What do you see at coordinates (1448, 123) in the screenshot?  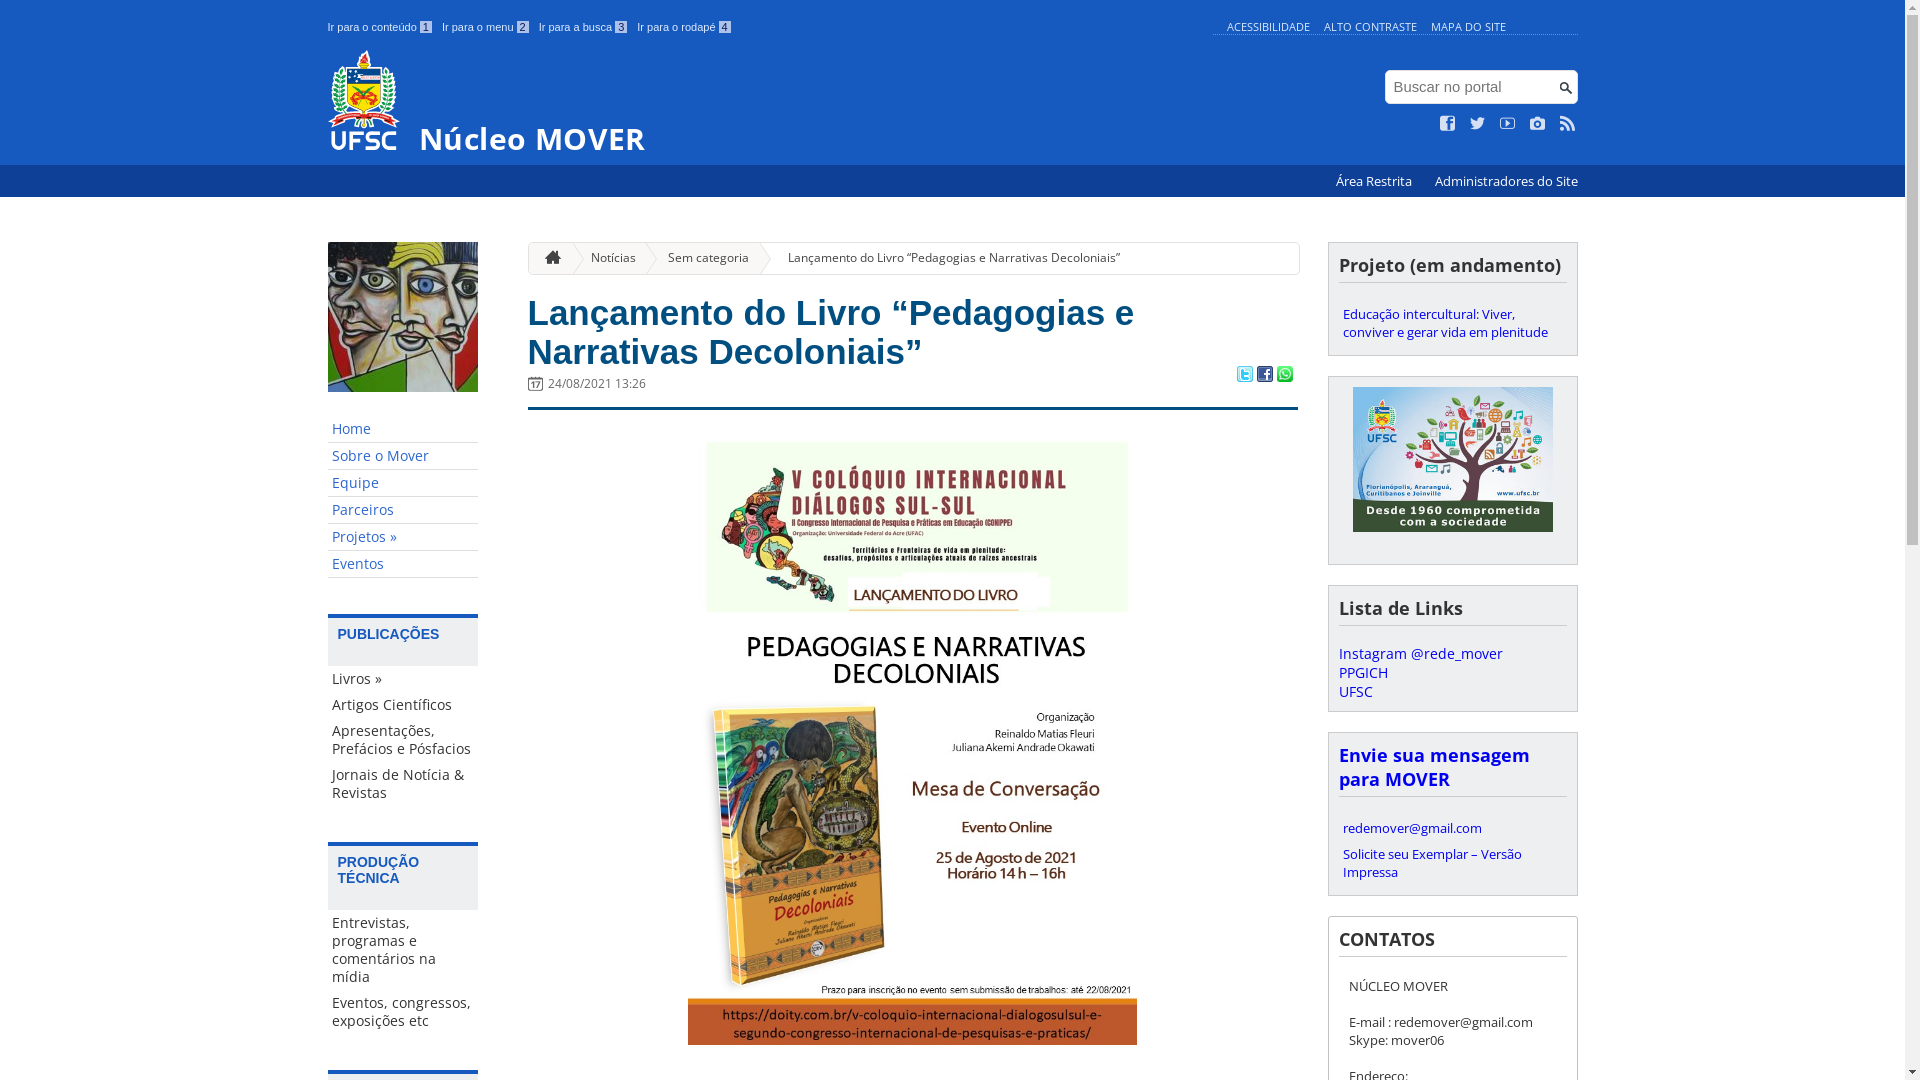 I see `'Curta no Facebook'` at bounding box center [1448, 123].